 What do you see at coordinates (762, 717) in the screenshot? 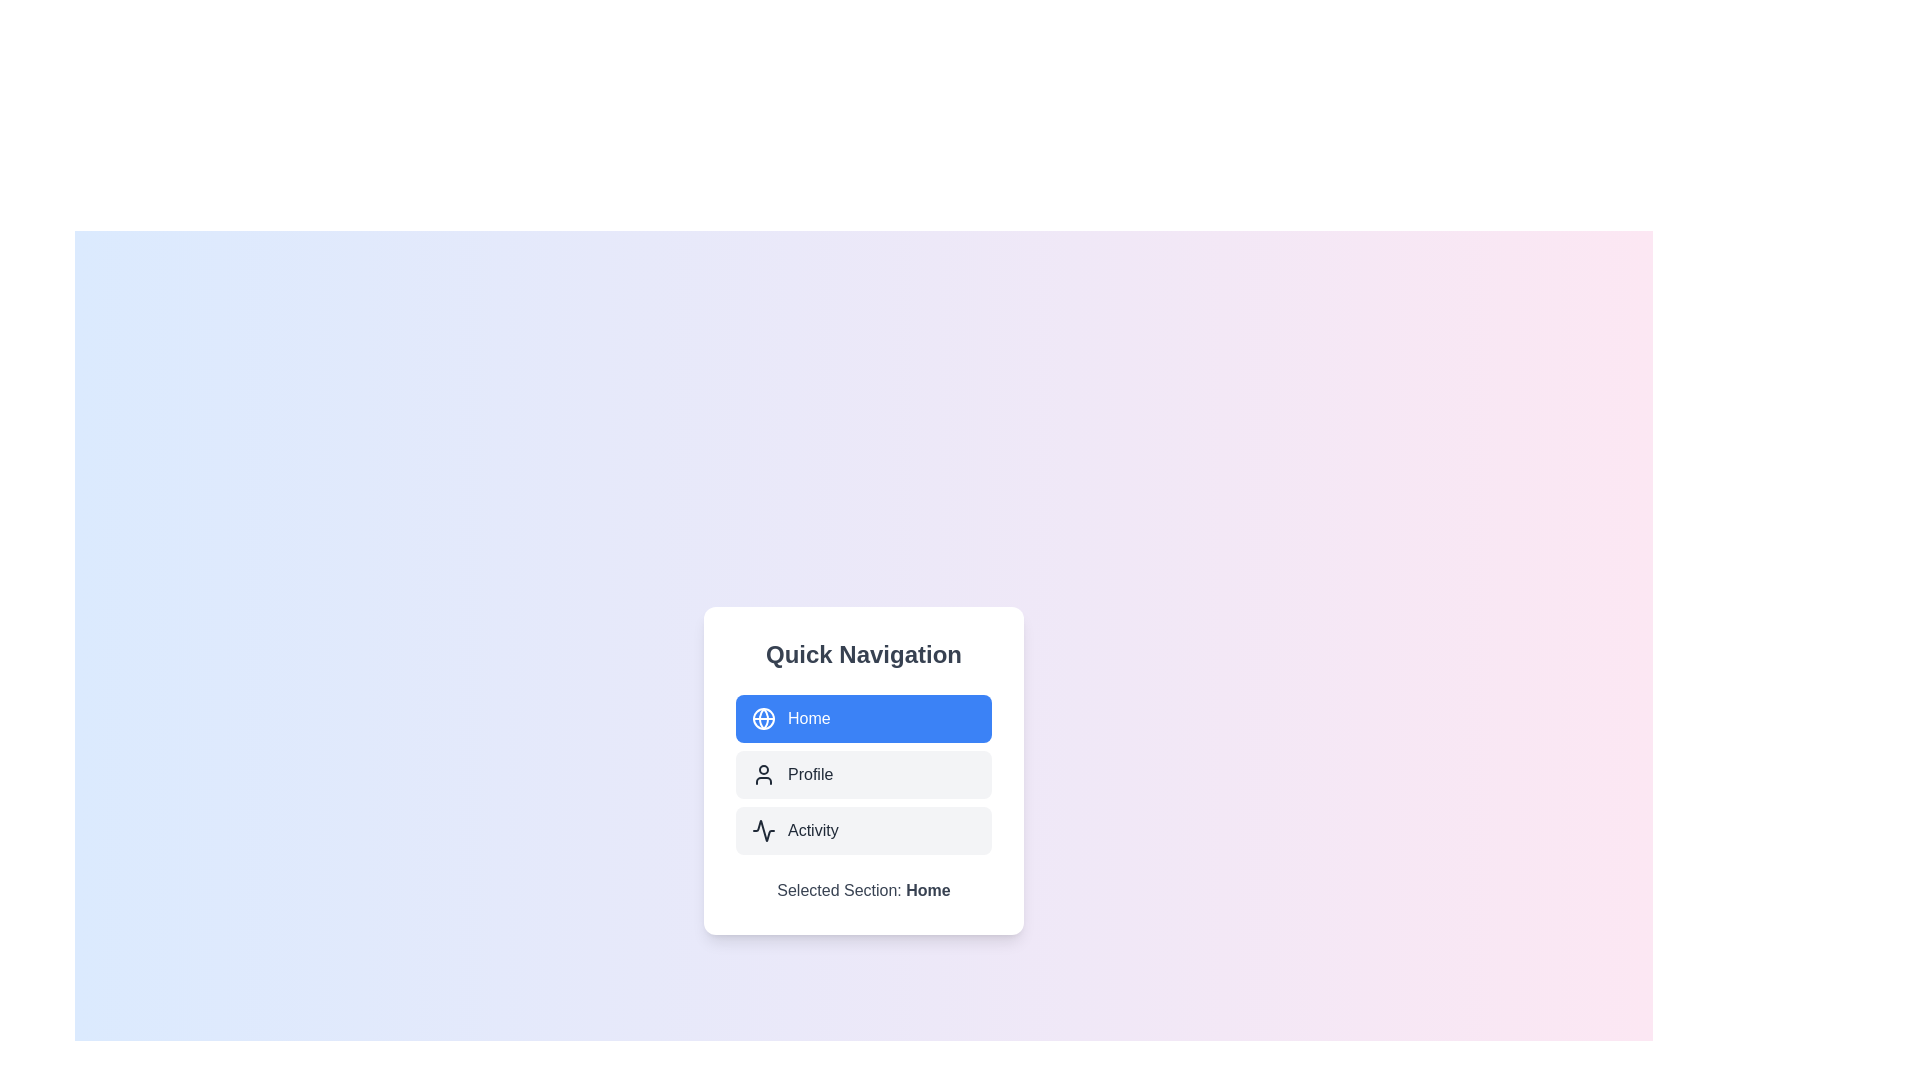
I see `the circular decorative element within the SVG globe icon associated with the 'Home' button in the Quick Navigation section` at bounding box center [762, 717].